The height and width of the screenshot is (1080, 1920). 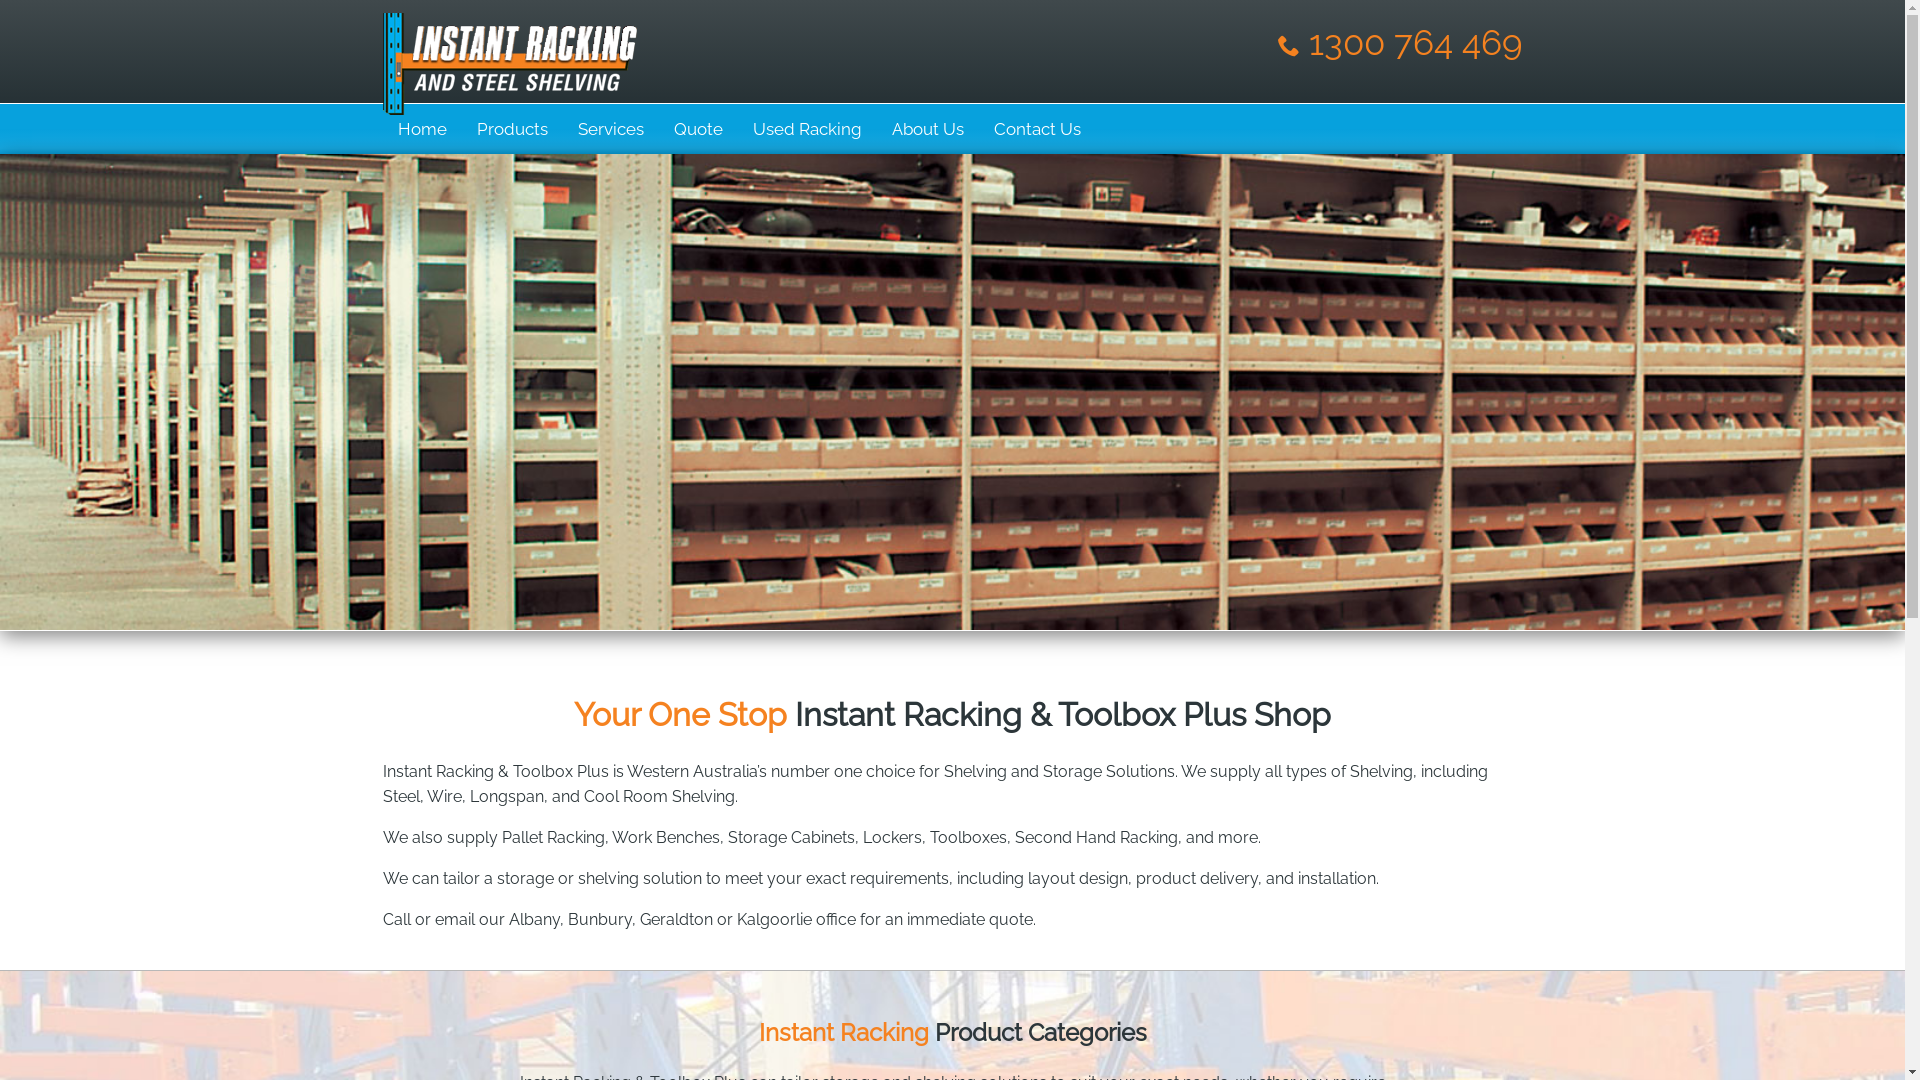 What do you see at coordinates (925, 128) in the screenshot?
I see `'About Us'` at bounding box center [925, 128].